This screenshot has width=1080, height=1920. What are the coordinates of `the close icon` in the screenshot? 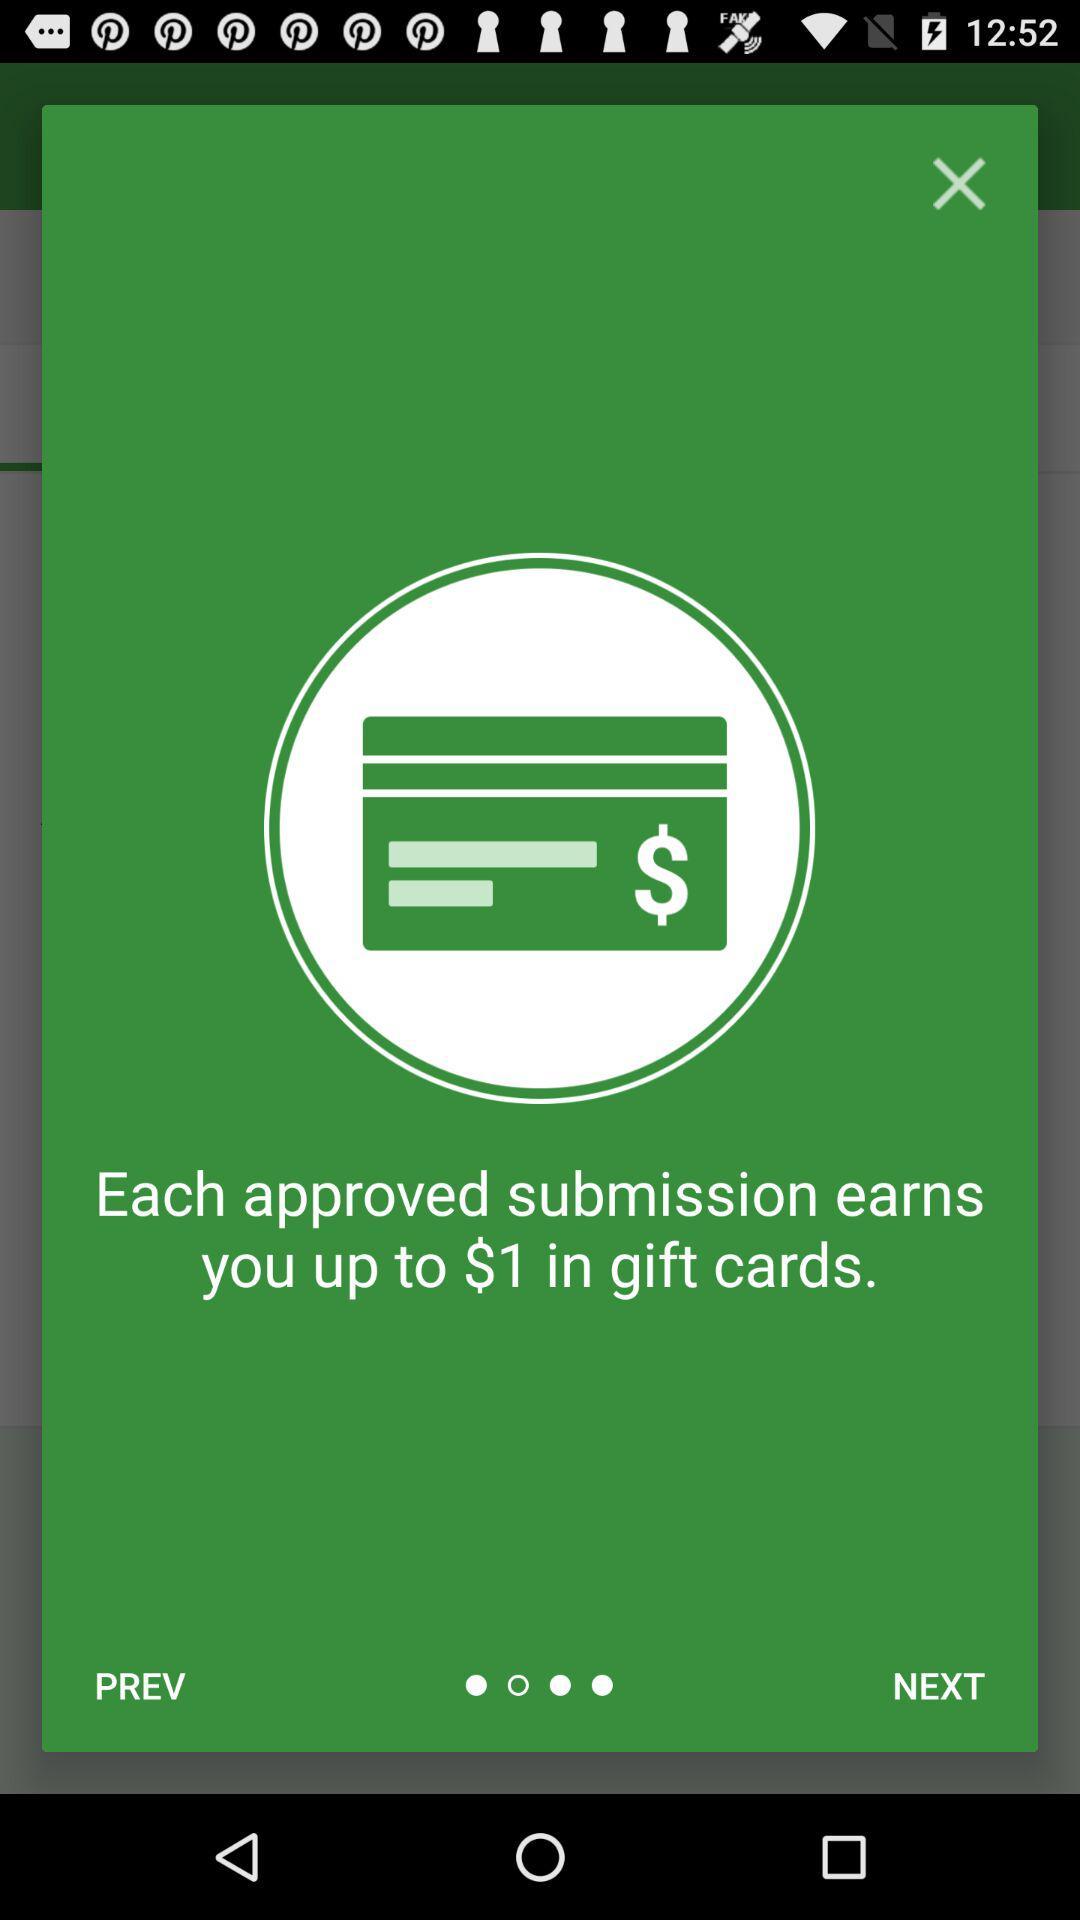 It's located at (958, 196).